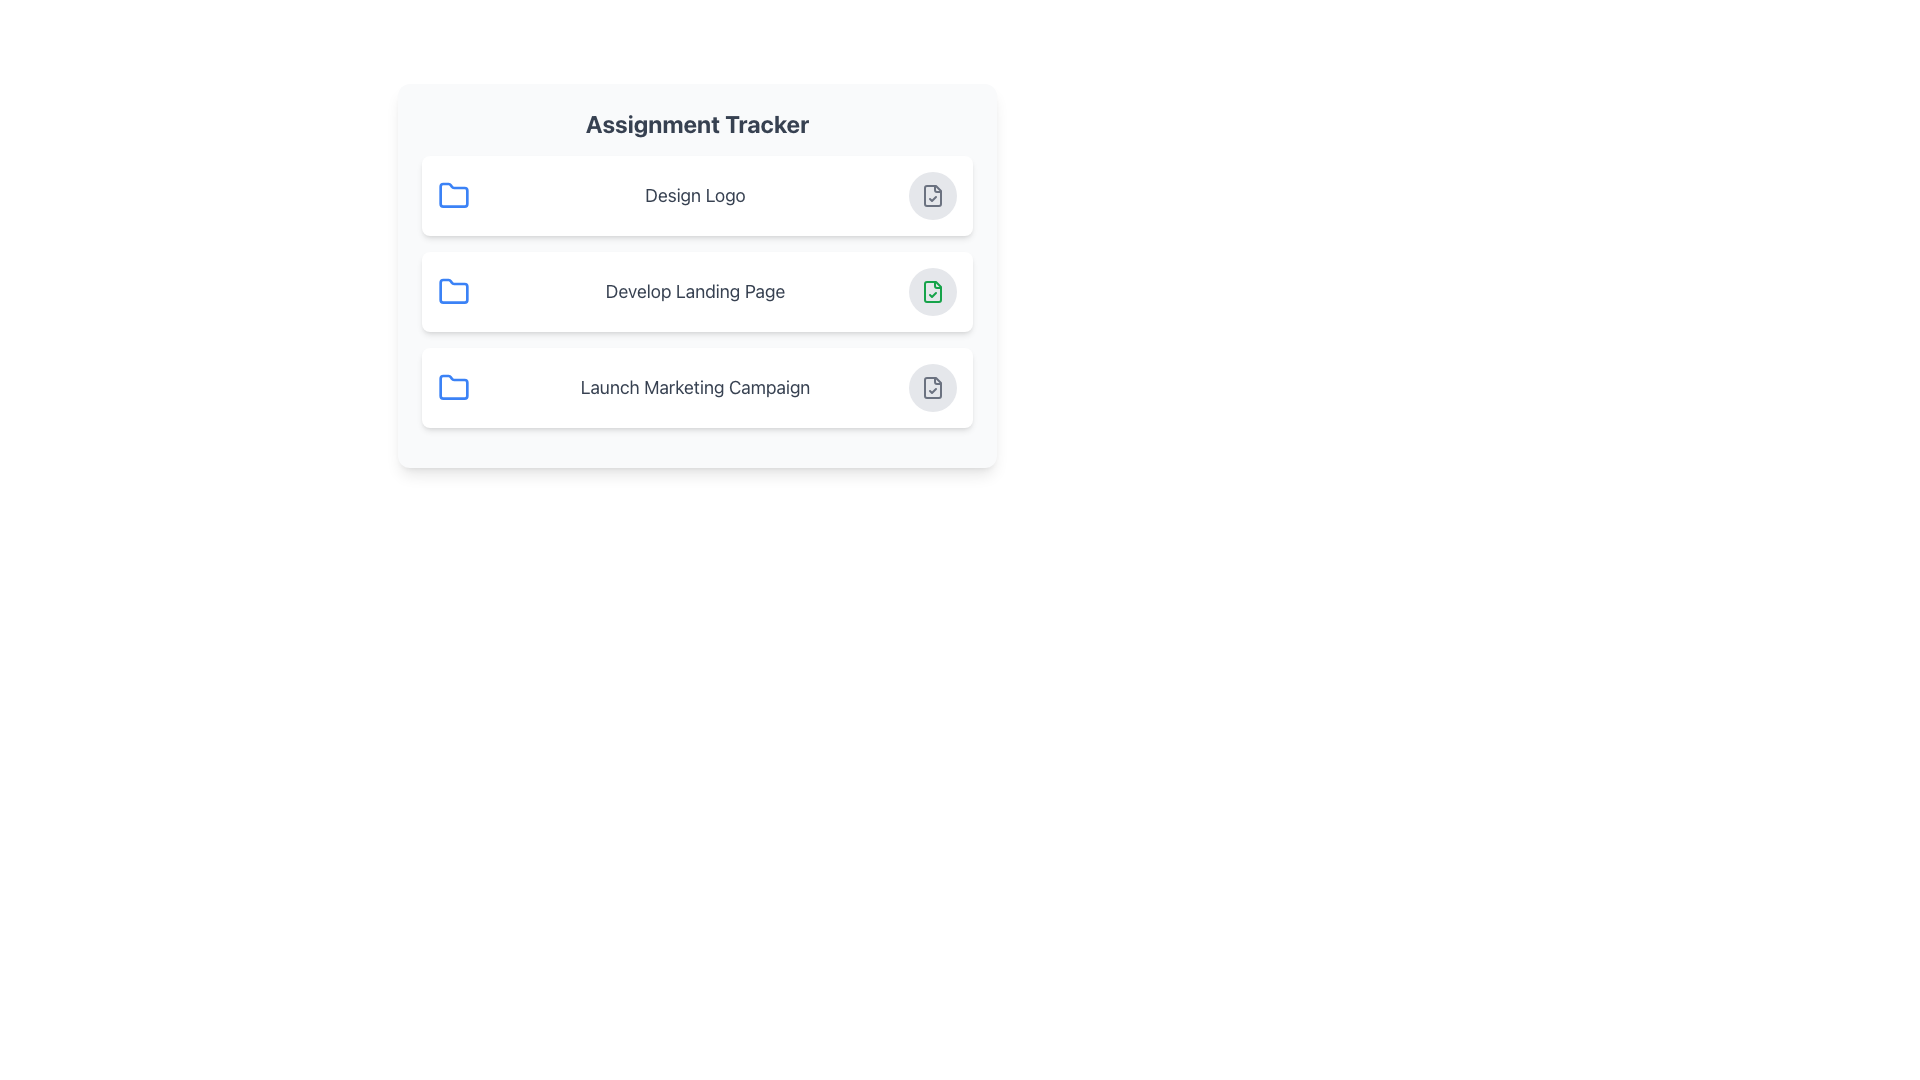 Image resolution: width=1920 pixels, height=1080 pixels. What do you see at coordinates (453, 386) in the screenshot?
I see `the vector graphic component of the folder icon next to 'Launch Marketing Campaign' in the 'Assignment Tracker' list to trigger hover effects` at bounding box center [453, 386].